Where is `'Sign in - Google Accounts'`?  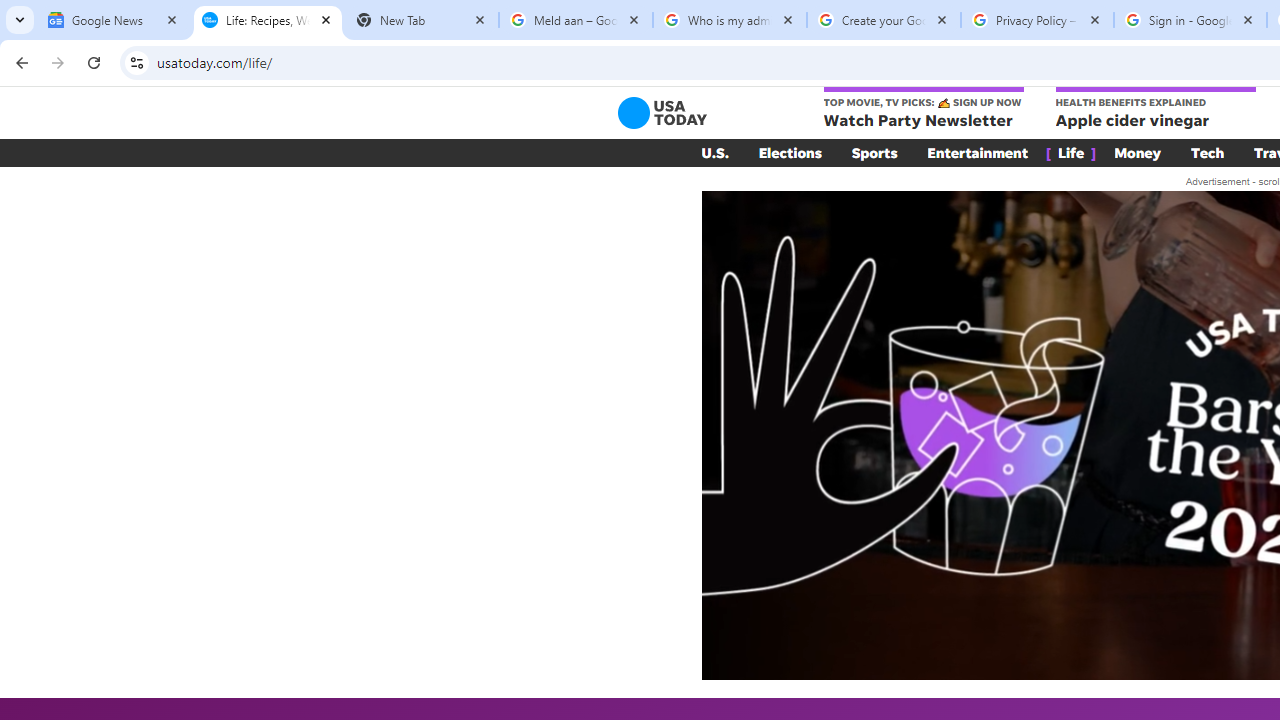 'Sign in - Google Accounts' is located at coordinates (1190, 20).